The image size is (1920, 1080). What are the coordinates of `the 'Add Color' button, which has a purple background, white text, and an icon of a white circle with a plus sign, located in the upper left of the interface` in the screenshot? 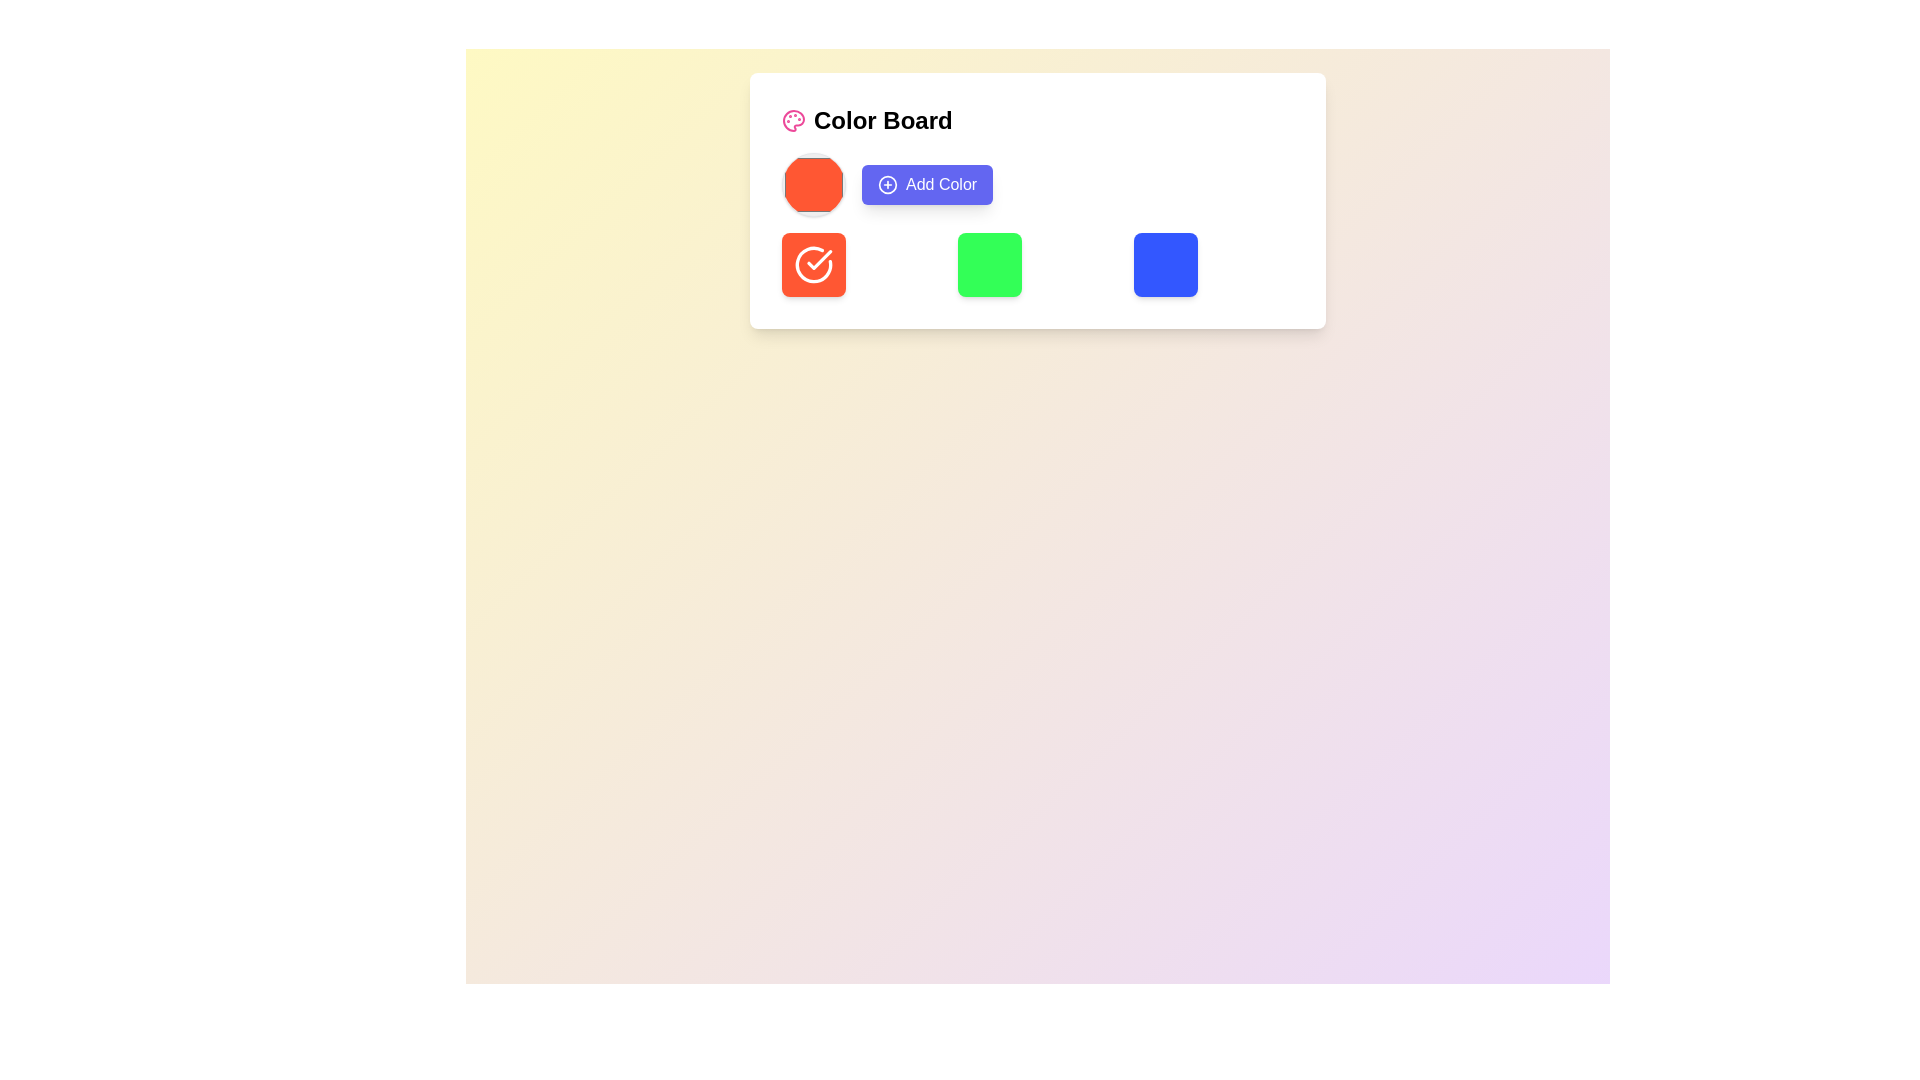 It's located at (926, 185).